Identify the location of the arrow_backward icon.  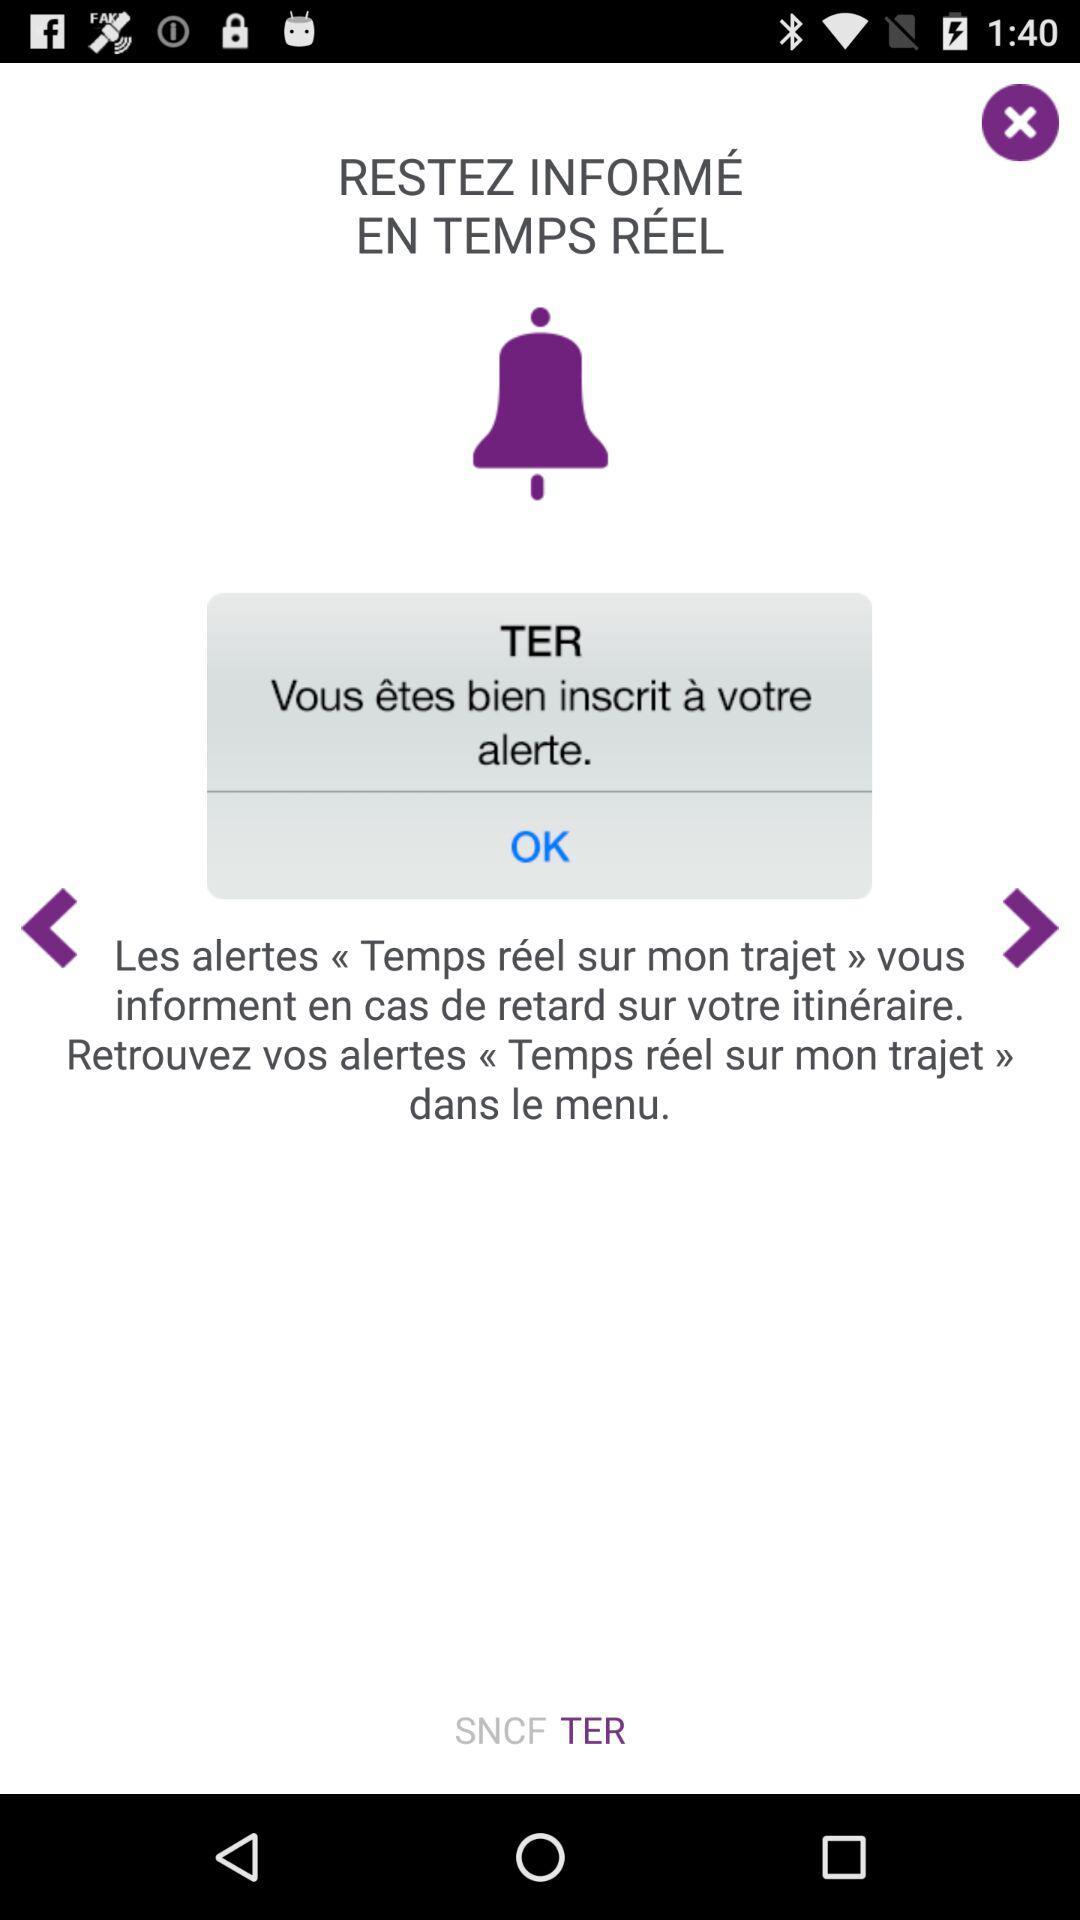
(38, 993).